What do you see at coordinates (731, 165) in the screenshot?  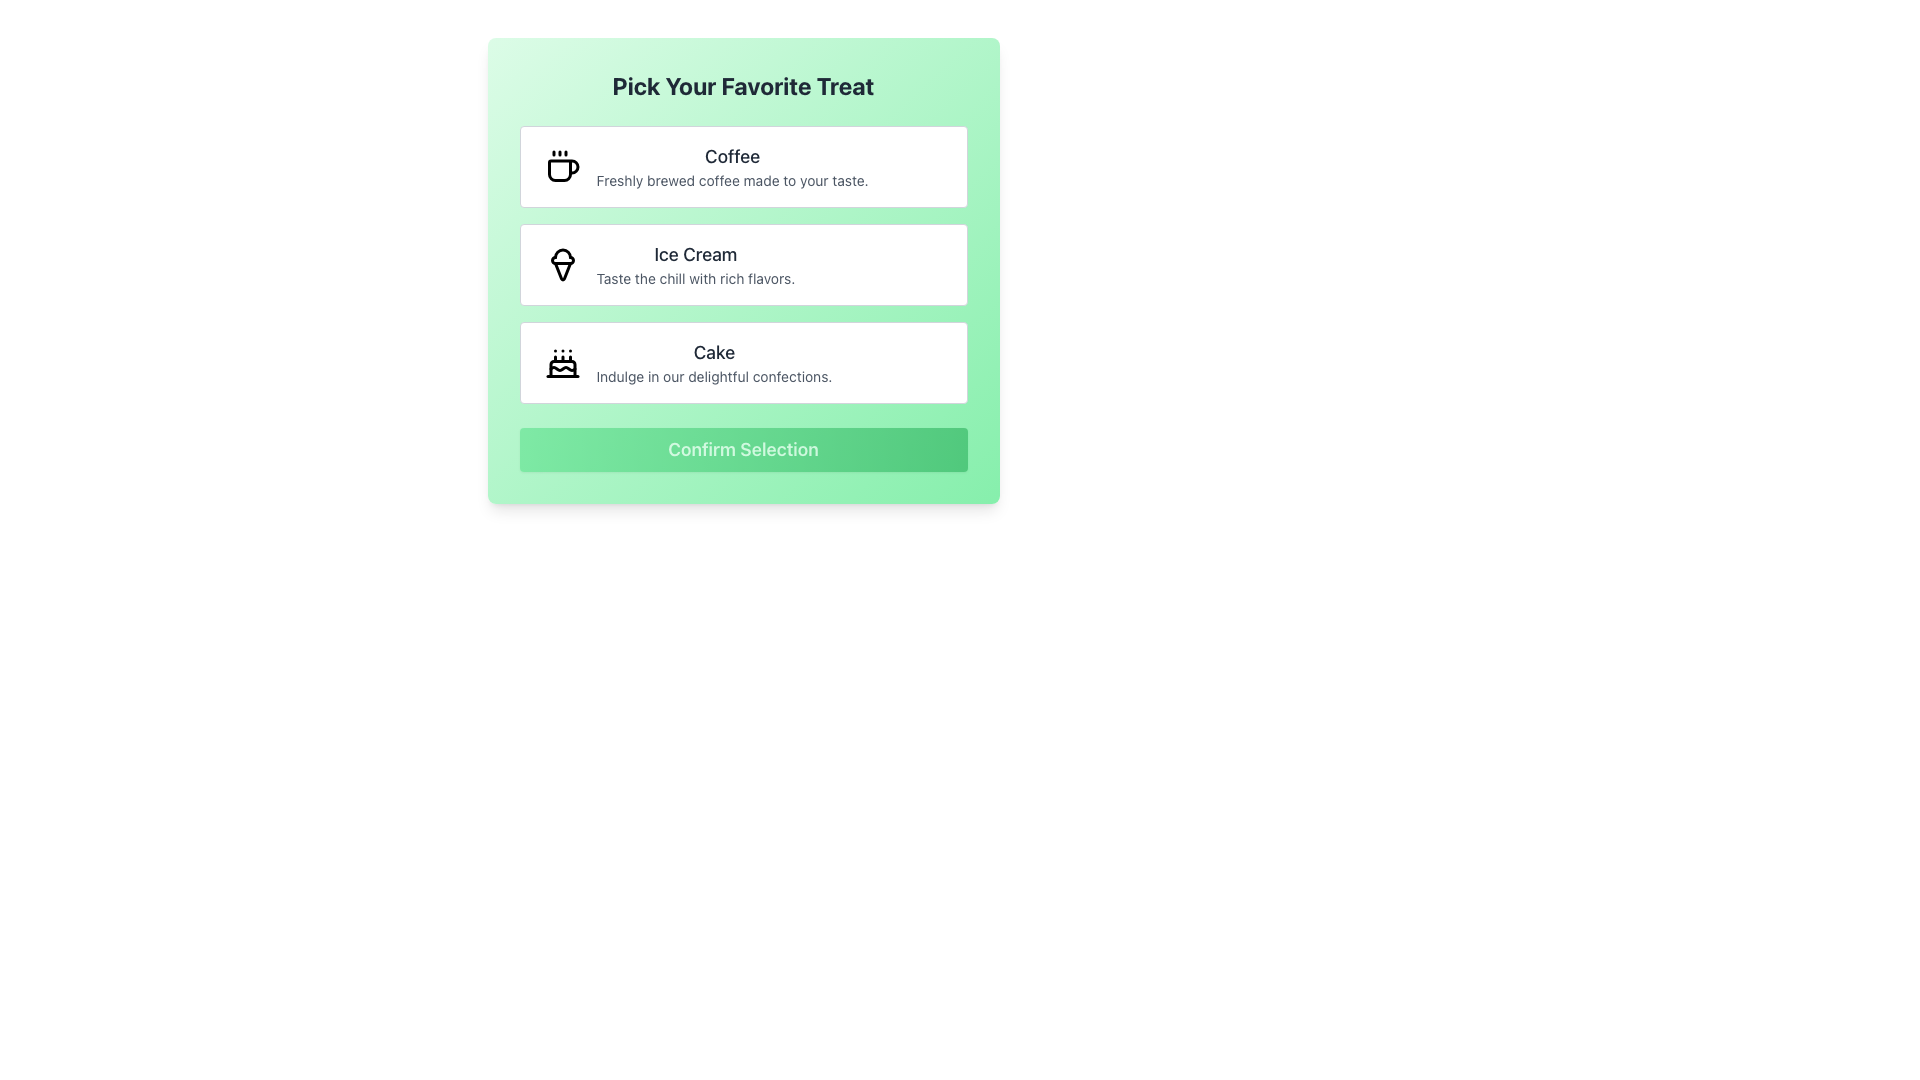 I see `the informational text block describing the 'Coffee' option, which is located to the right of the coffee cup icon in the topmost selectable card of the central panel` at bounding box center [731, 165].